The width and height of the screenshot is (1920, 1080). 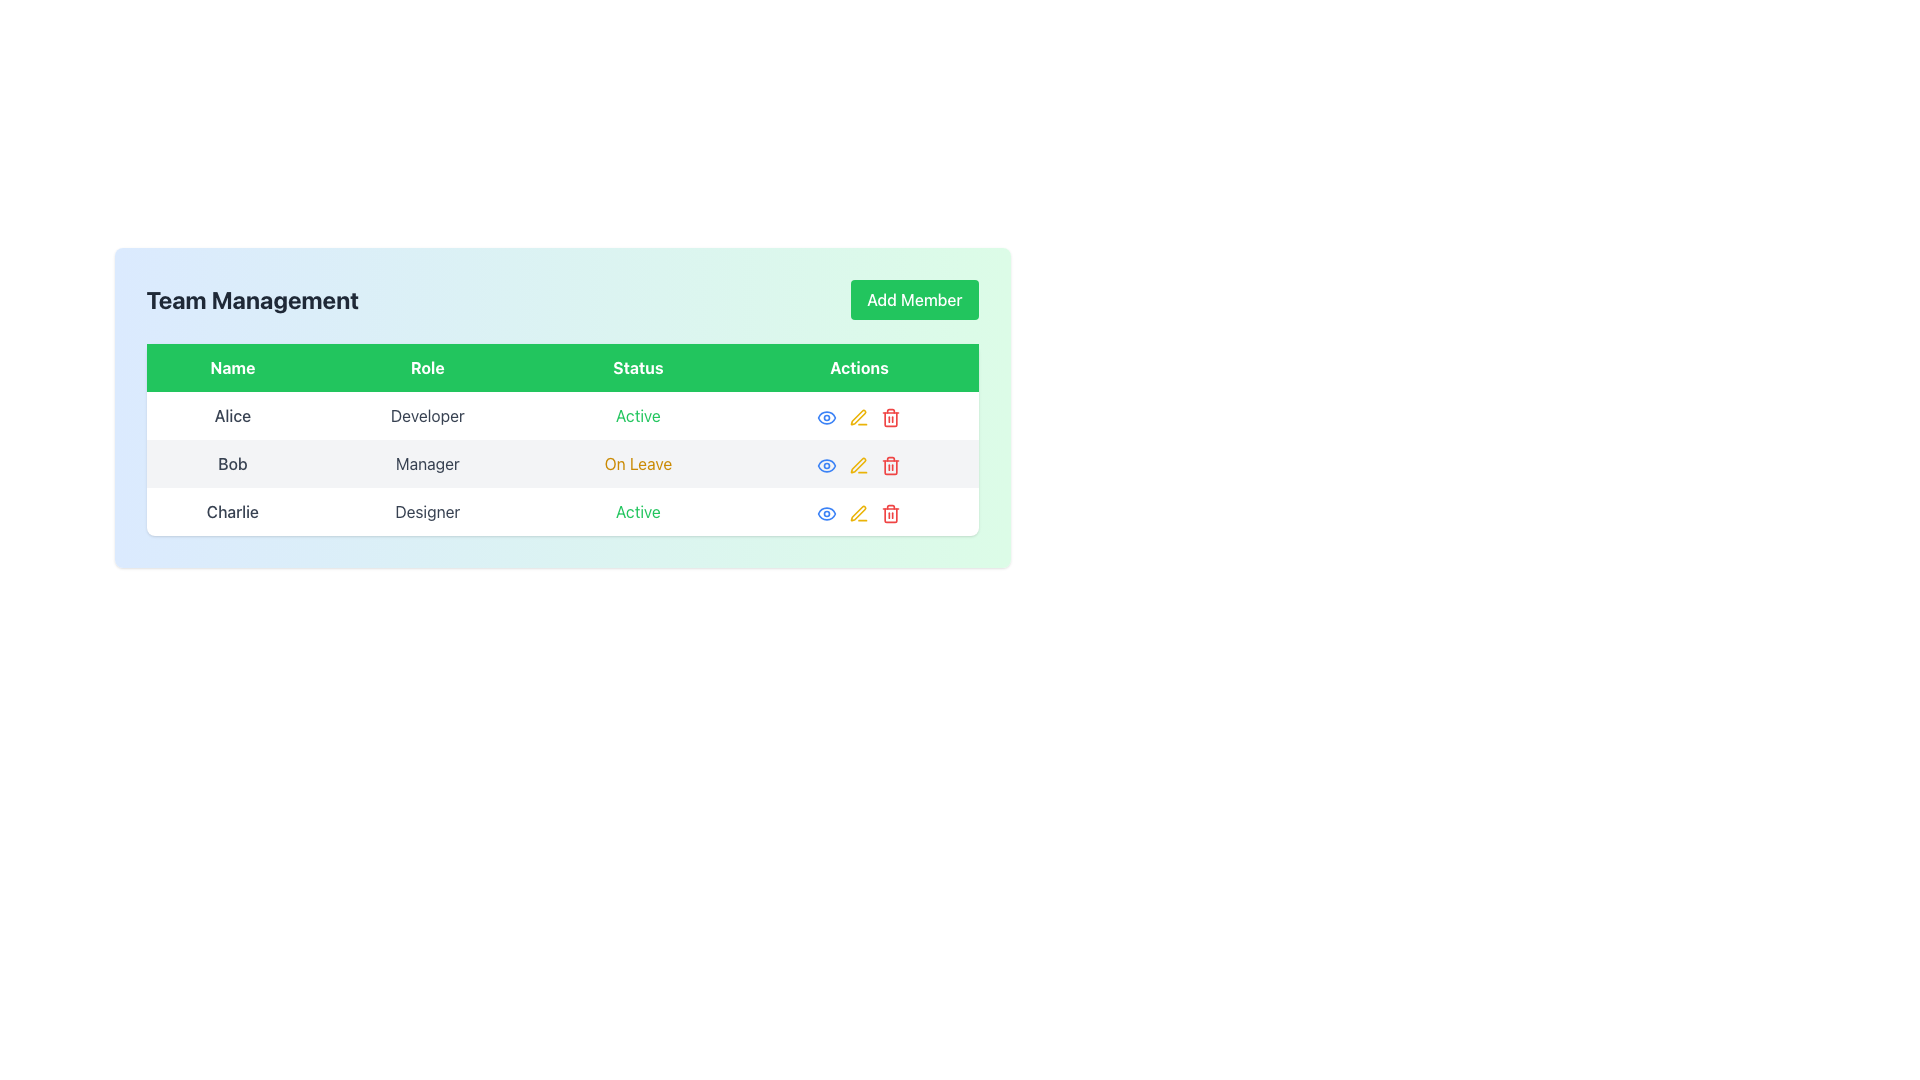 I want to click on the yellow pen-like icon in the 'Actions' column corresponding to Bob's information, so click(x=859, y=416).